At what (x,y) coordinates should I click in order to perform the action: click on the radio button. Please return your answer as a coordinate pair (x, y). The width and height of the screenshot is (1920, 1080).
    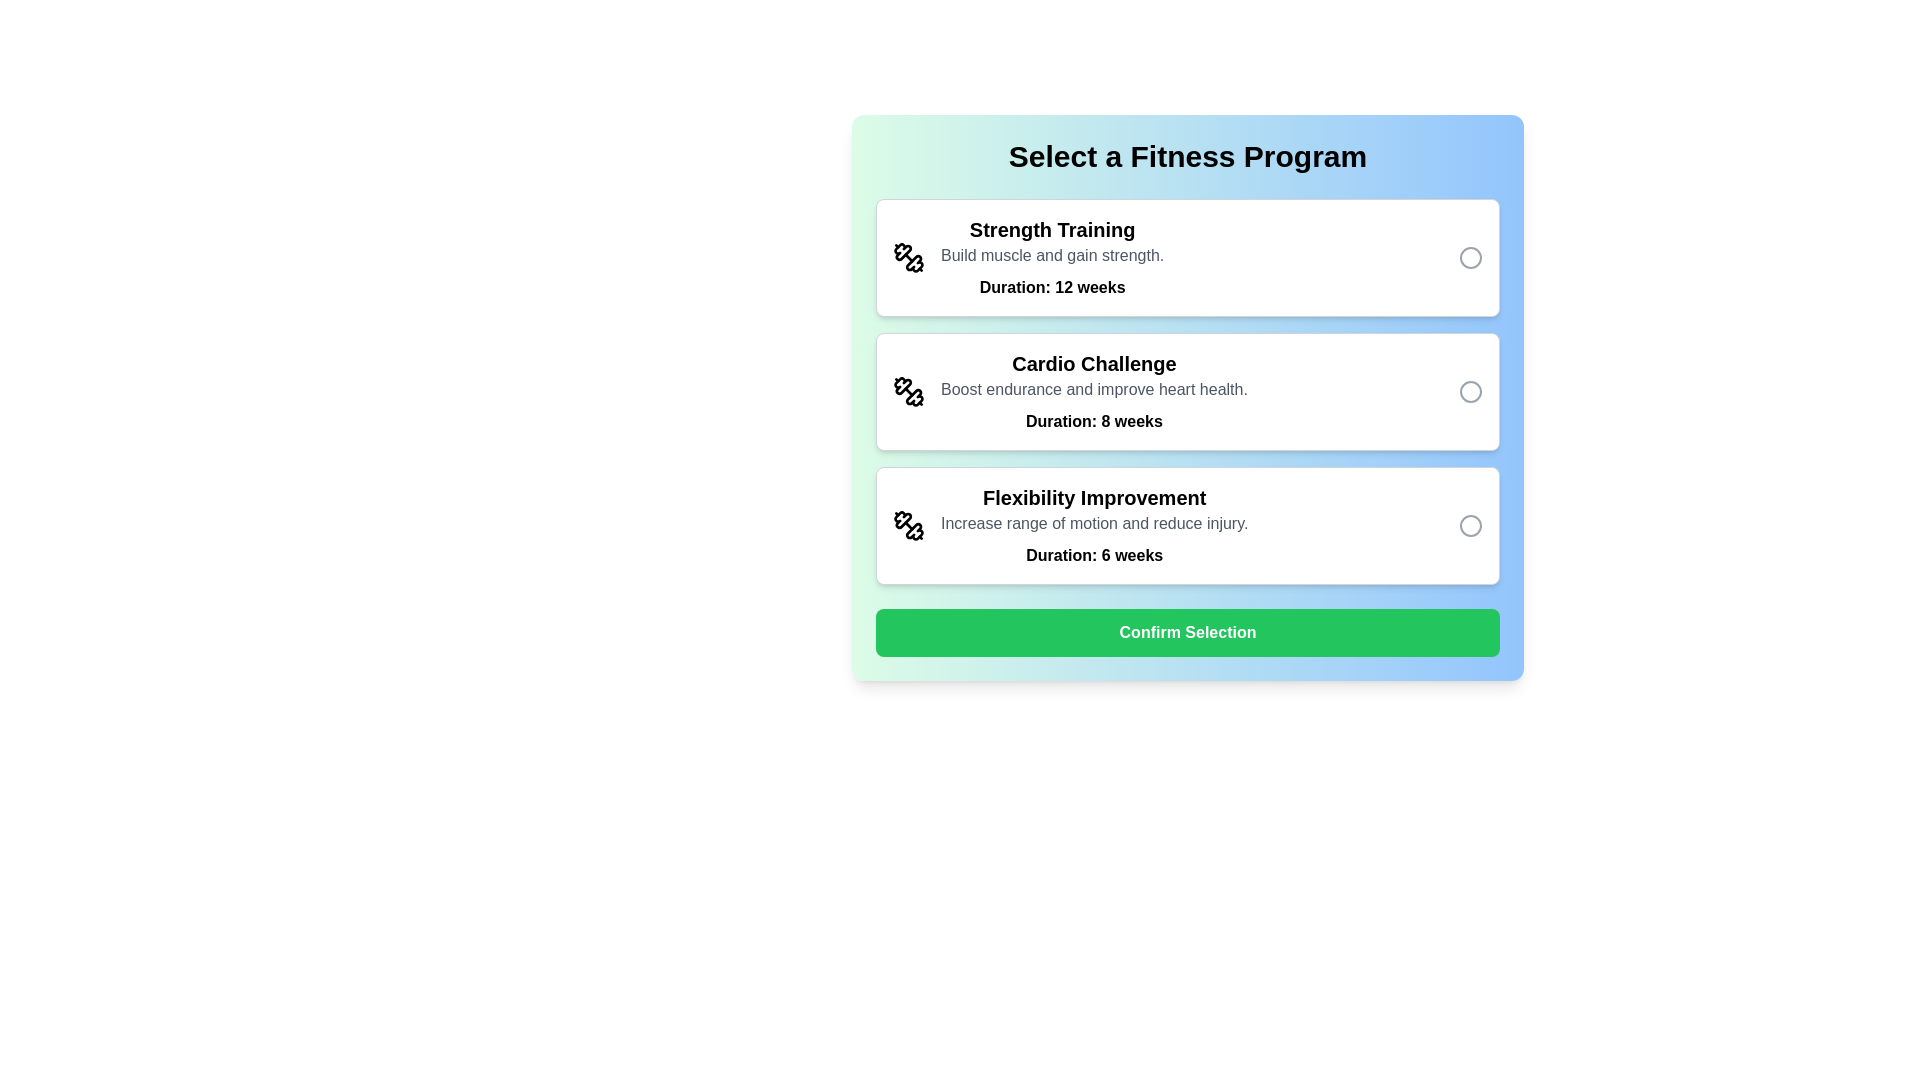
    Looking at the image, I should click on (1470, 392).